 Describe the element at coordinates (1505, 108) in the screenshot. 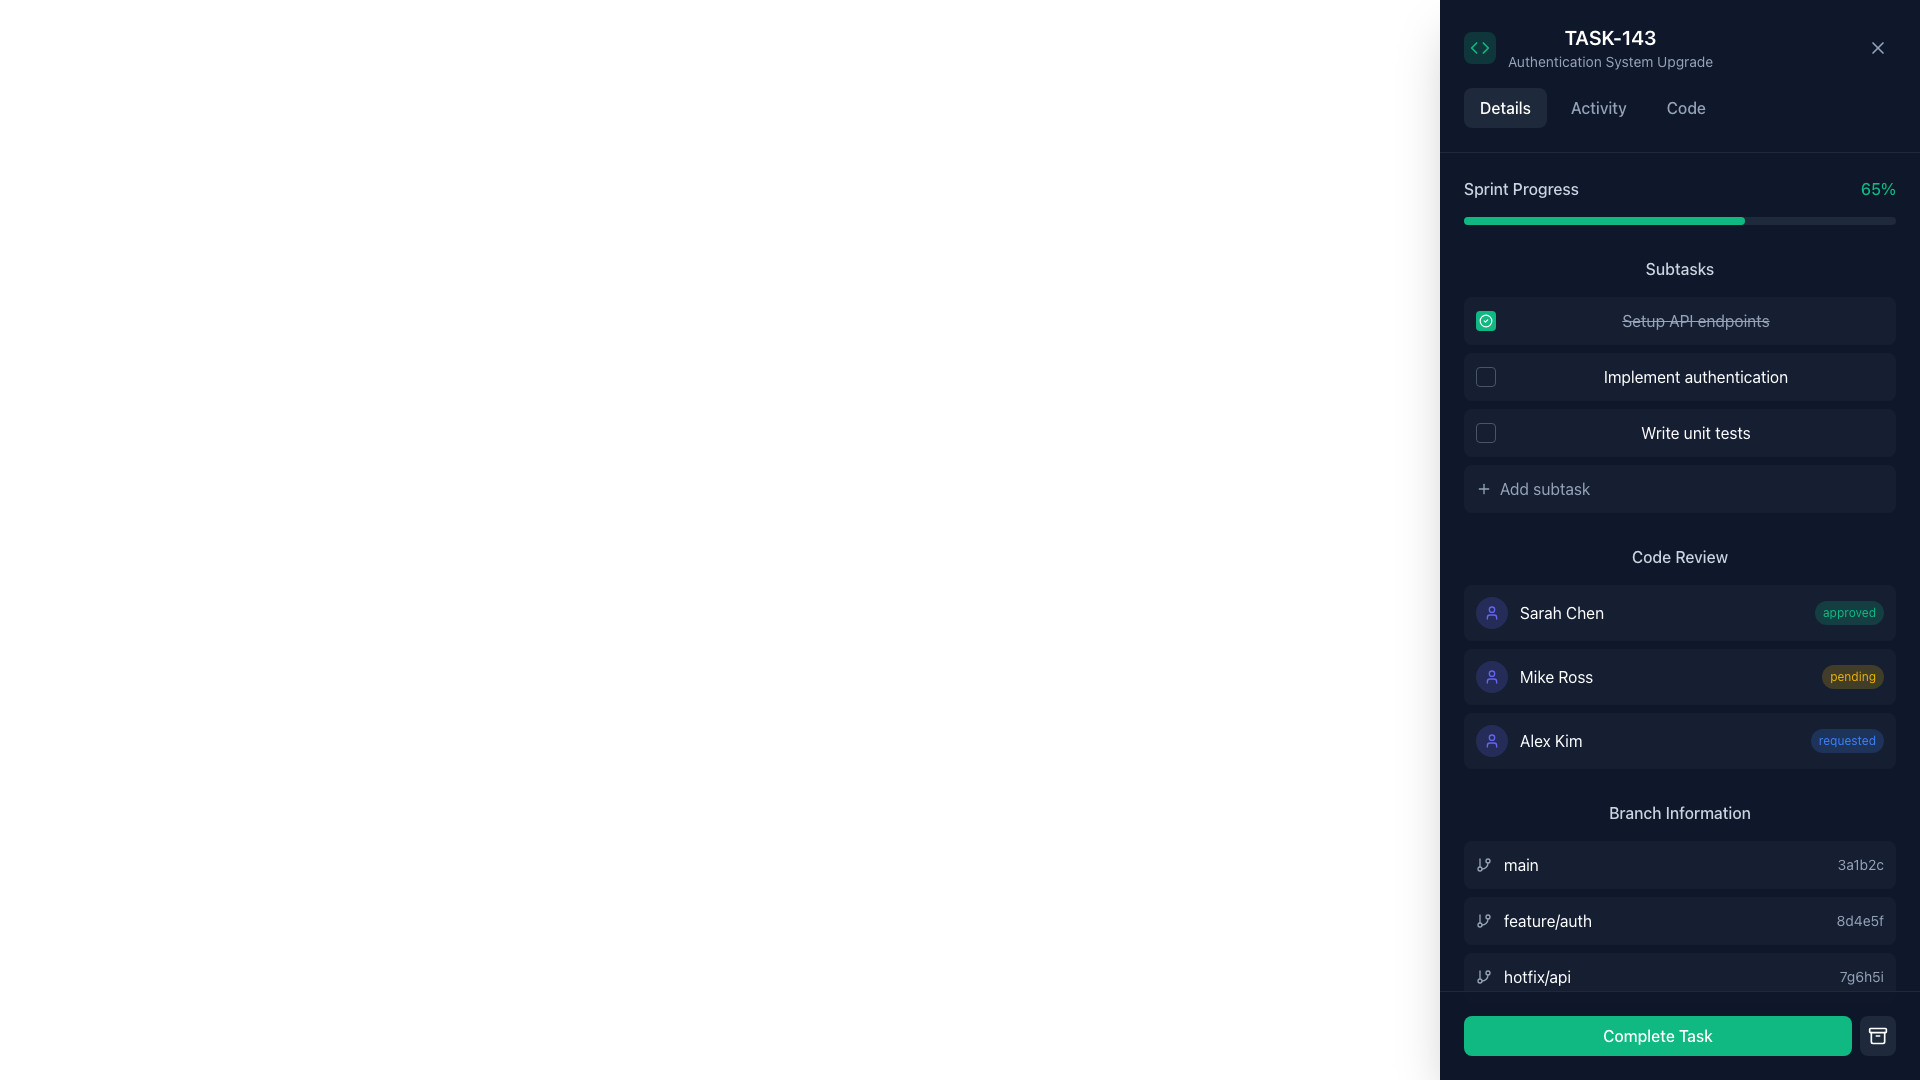

I see `the first button labeled 'Details' in the top-left area of the panel` at that location.